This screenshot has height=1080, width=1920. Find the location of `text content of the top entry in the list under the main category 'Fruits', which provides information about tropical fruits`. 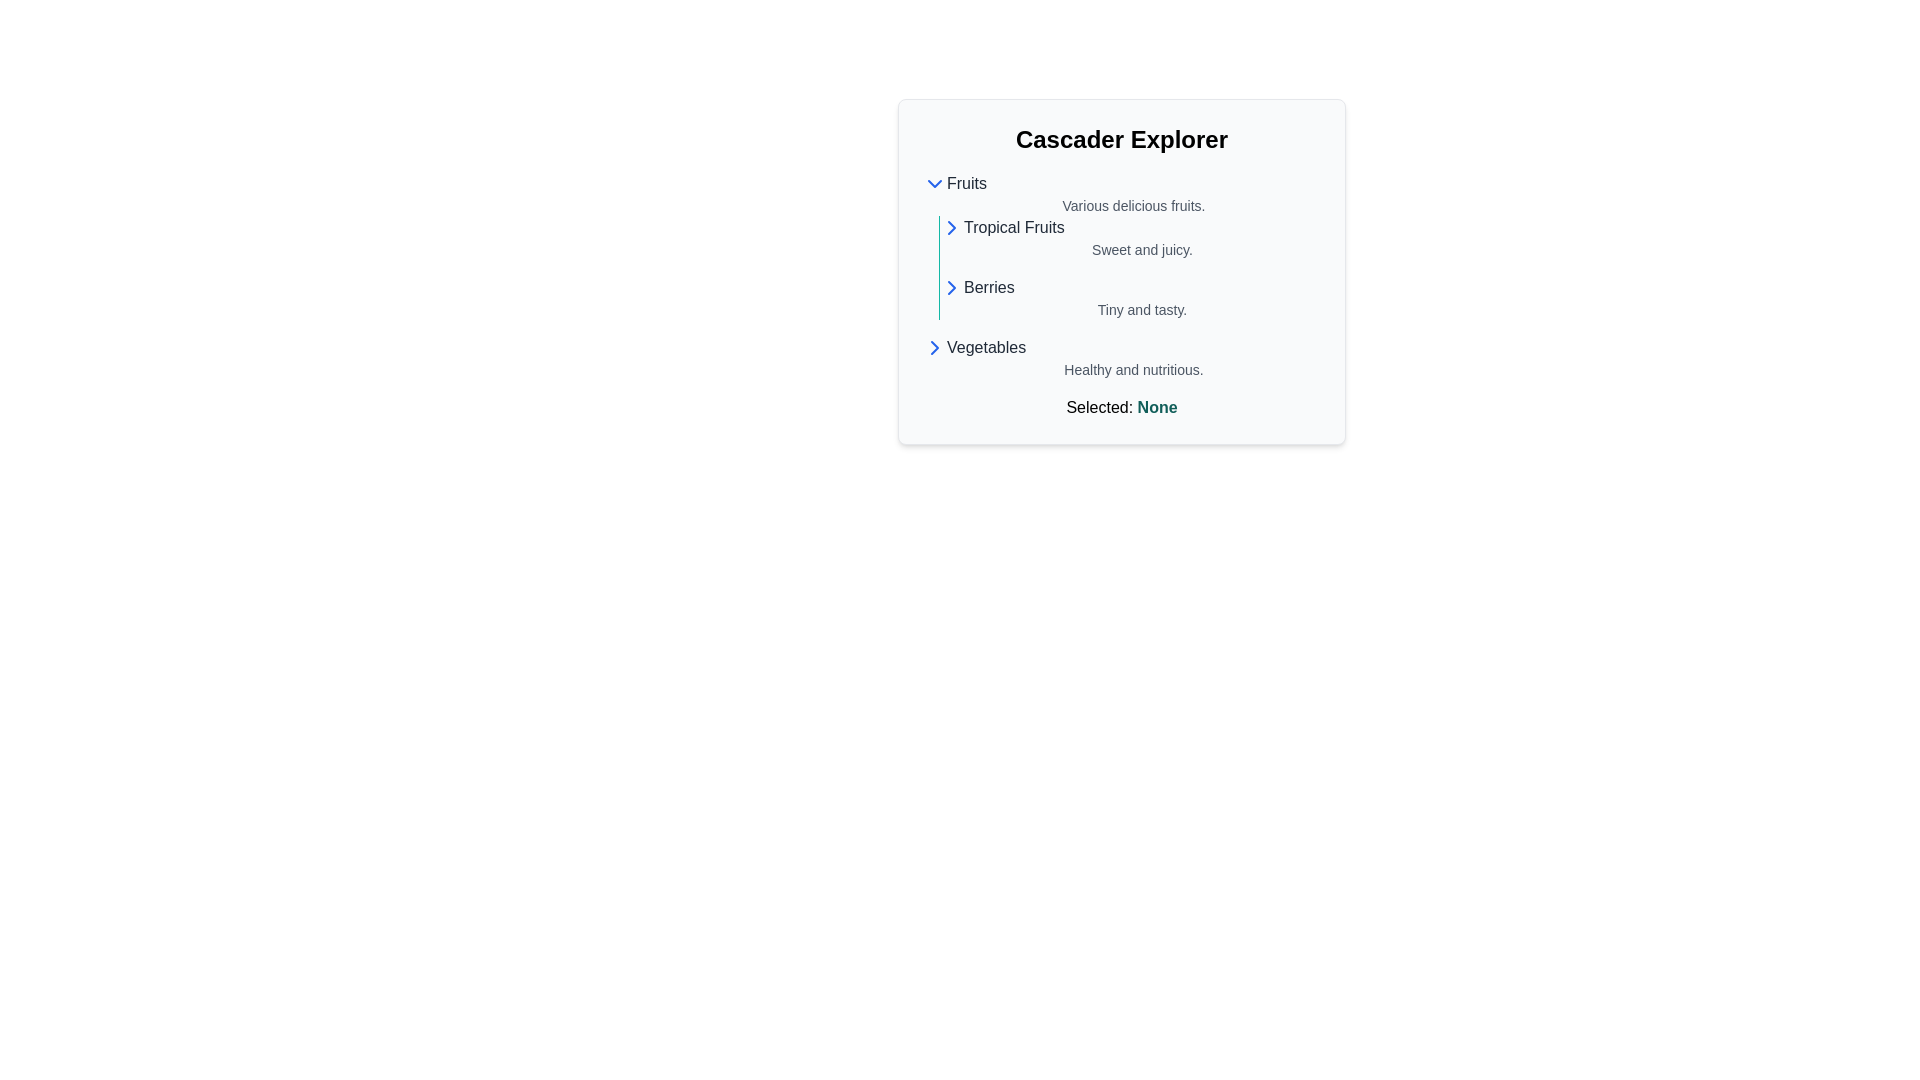

text content of the top entry in the list under the main category 'Fruits', which provides information about tropical fruits is located at coordinates (1130, 237).